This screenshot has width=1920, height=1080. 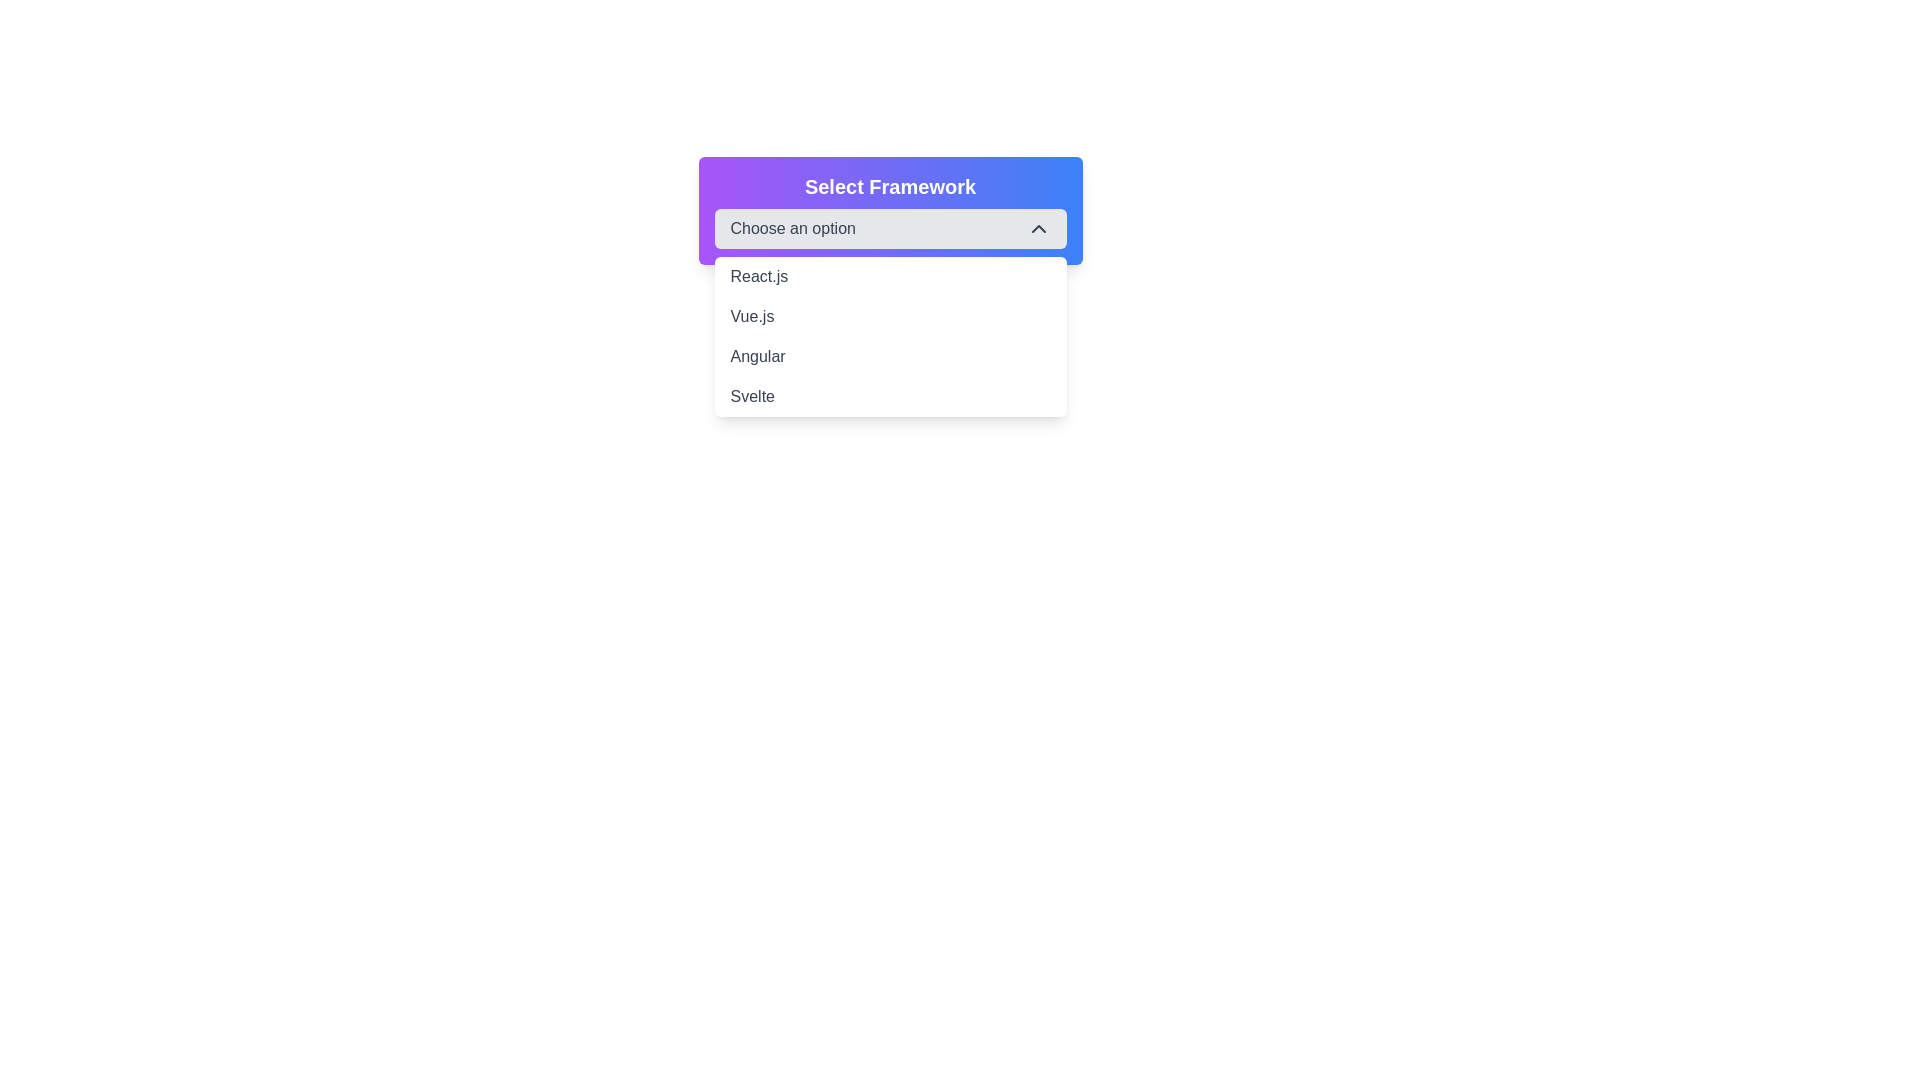 What do you see at coordinates (889, 397) in the screenshot?
I see `the 'Svelte' option in the dropdown menu, which is the fourth item below 'Angular'` at bounding box center [889, 397].